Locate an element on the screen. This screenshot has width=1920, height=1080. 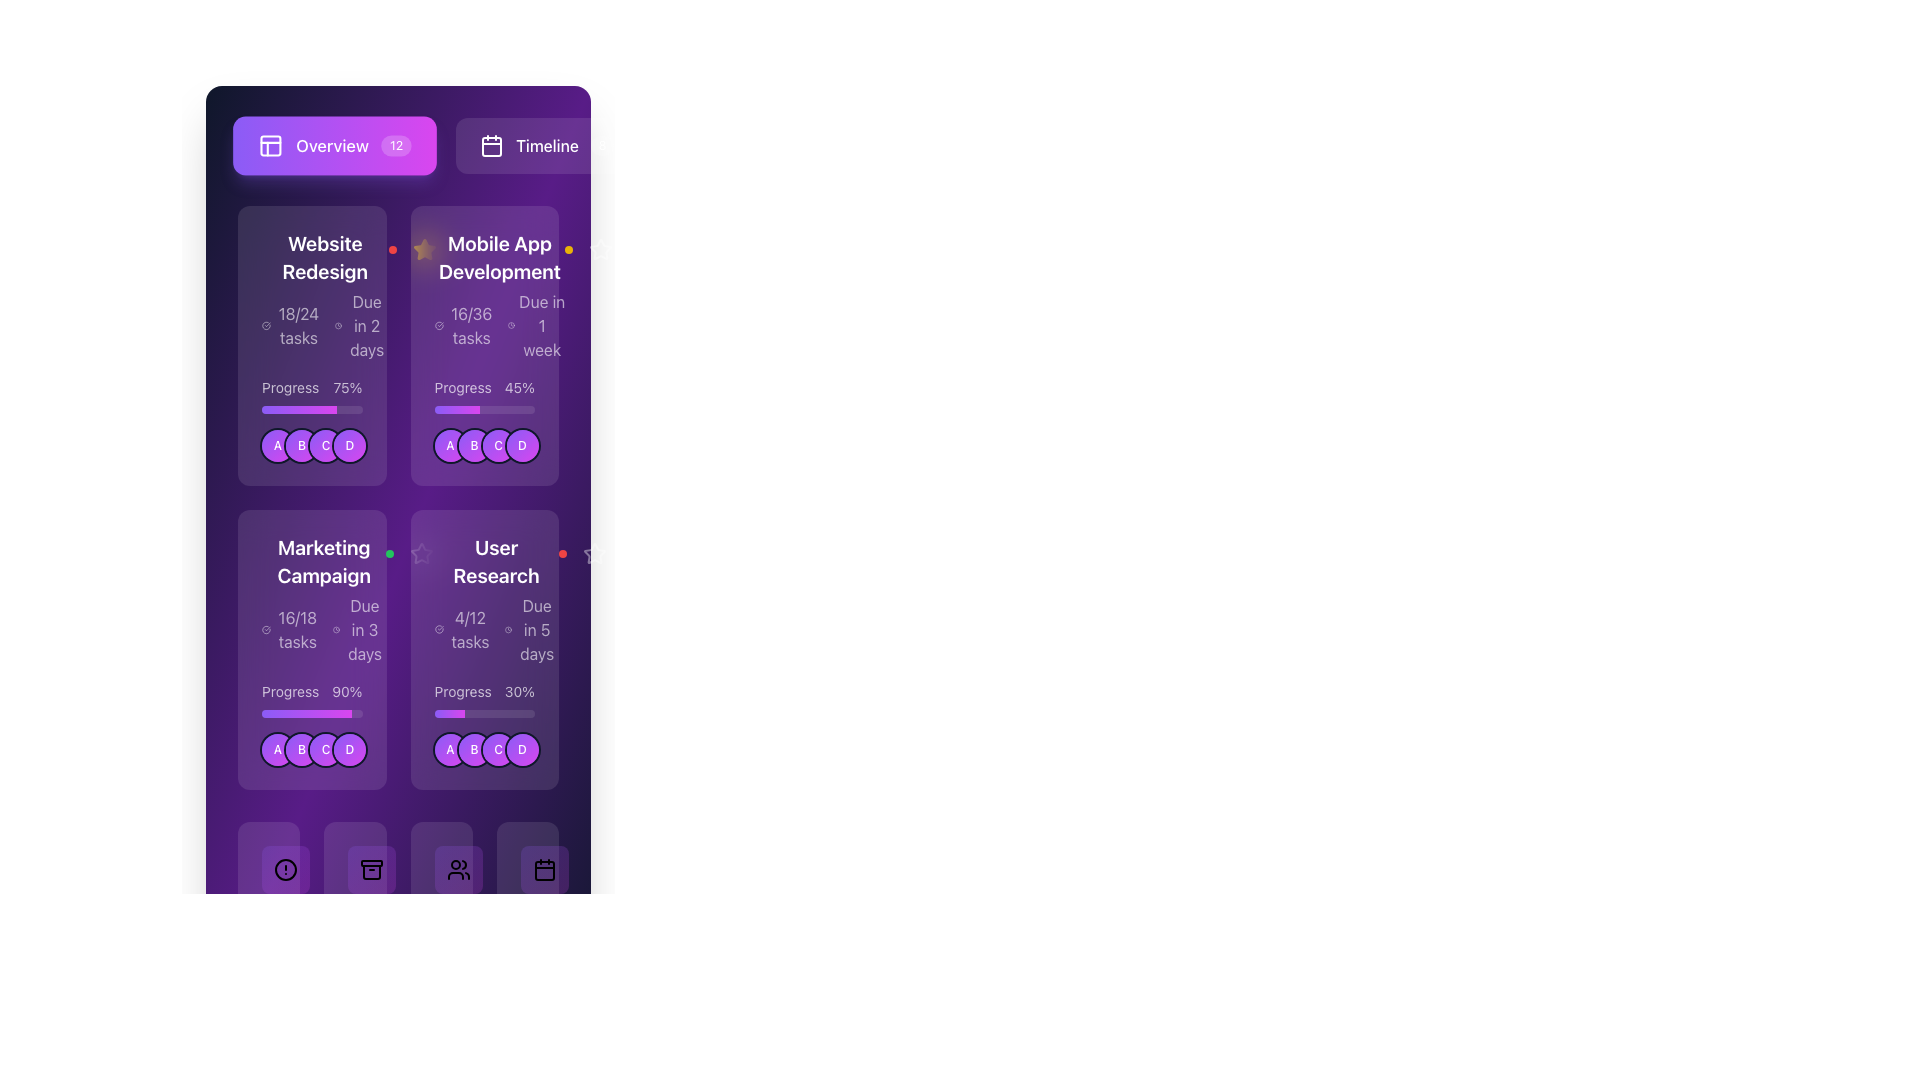
the progress bar located within the 'Marketing Campaign' card, which indicates 90% completion and is positioned above the user avatars is located at coordinates (306, 712).